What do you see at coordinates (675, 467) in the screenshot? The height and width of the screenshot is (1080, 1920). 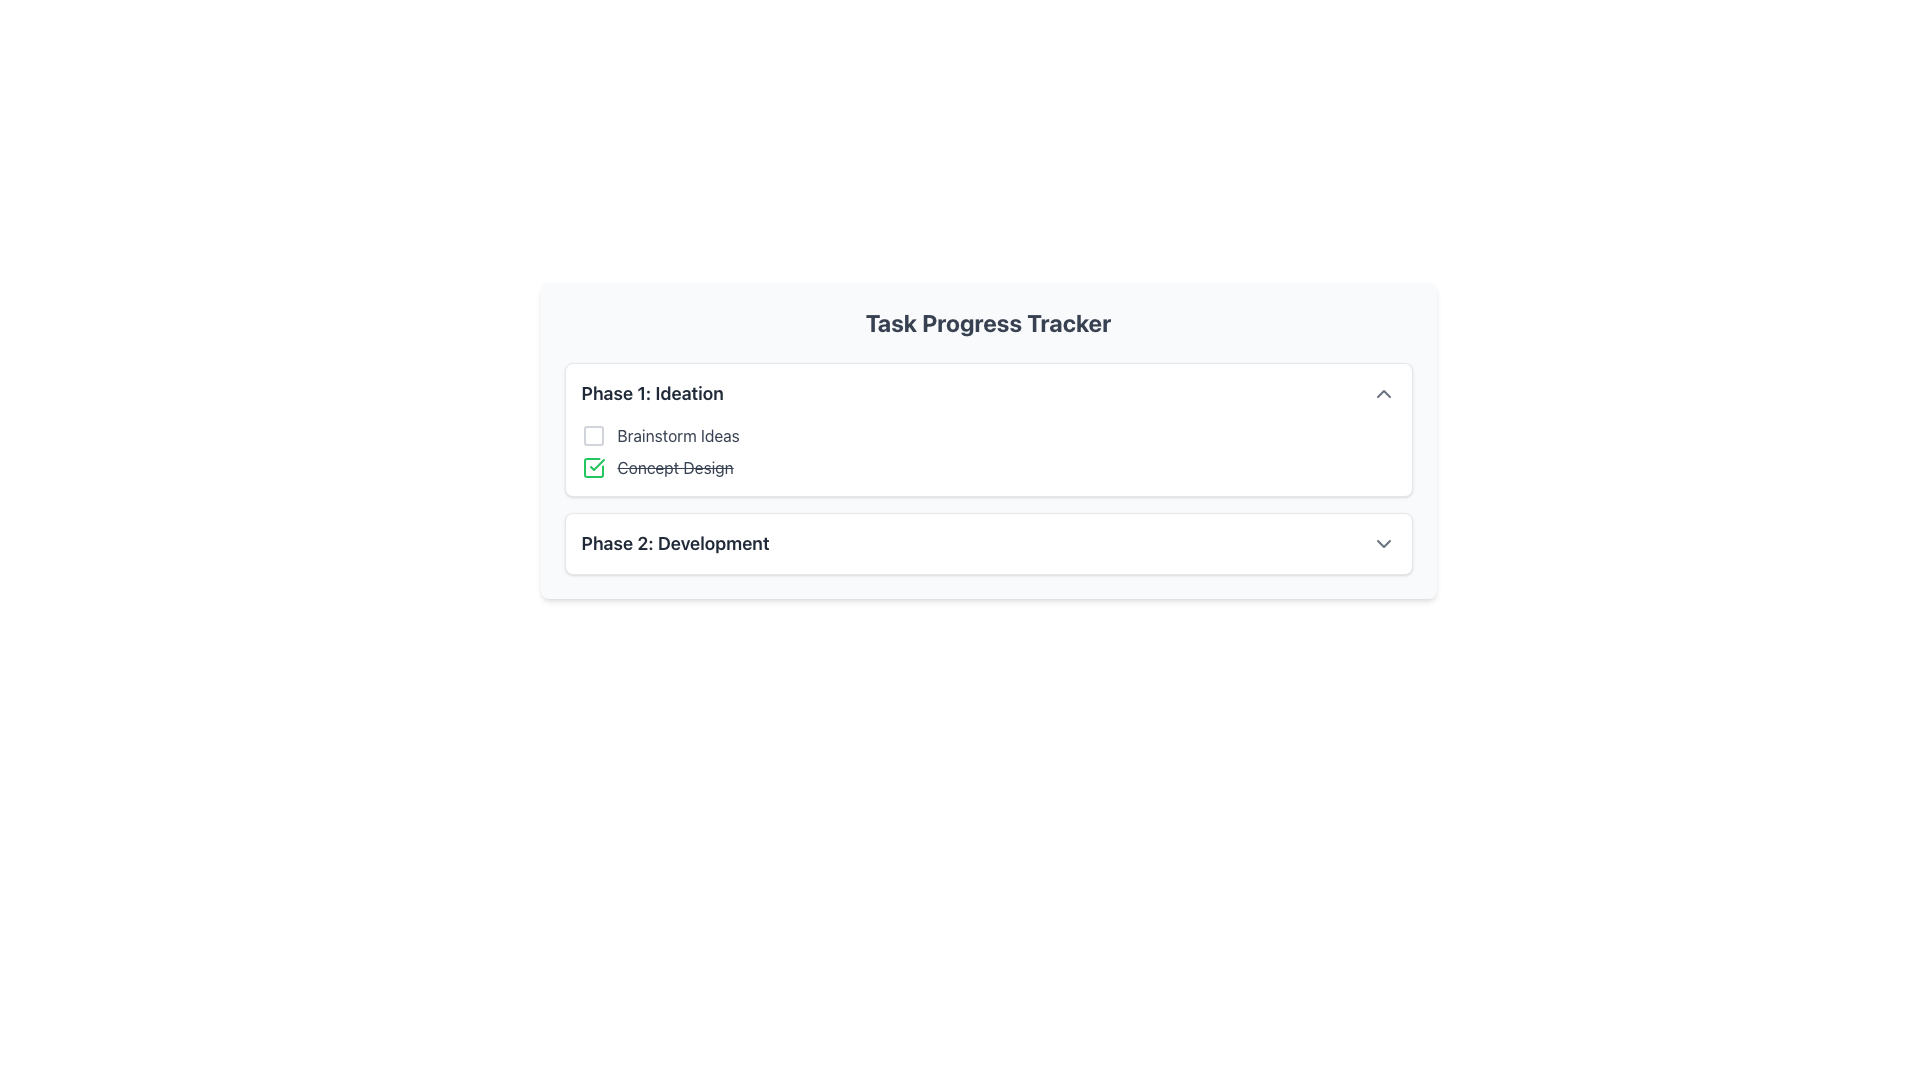 I see `the completed checklist item label indicating a task under 'Phase 1: Ideation'` at bounding box center [675, 467].